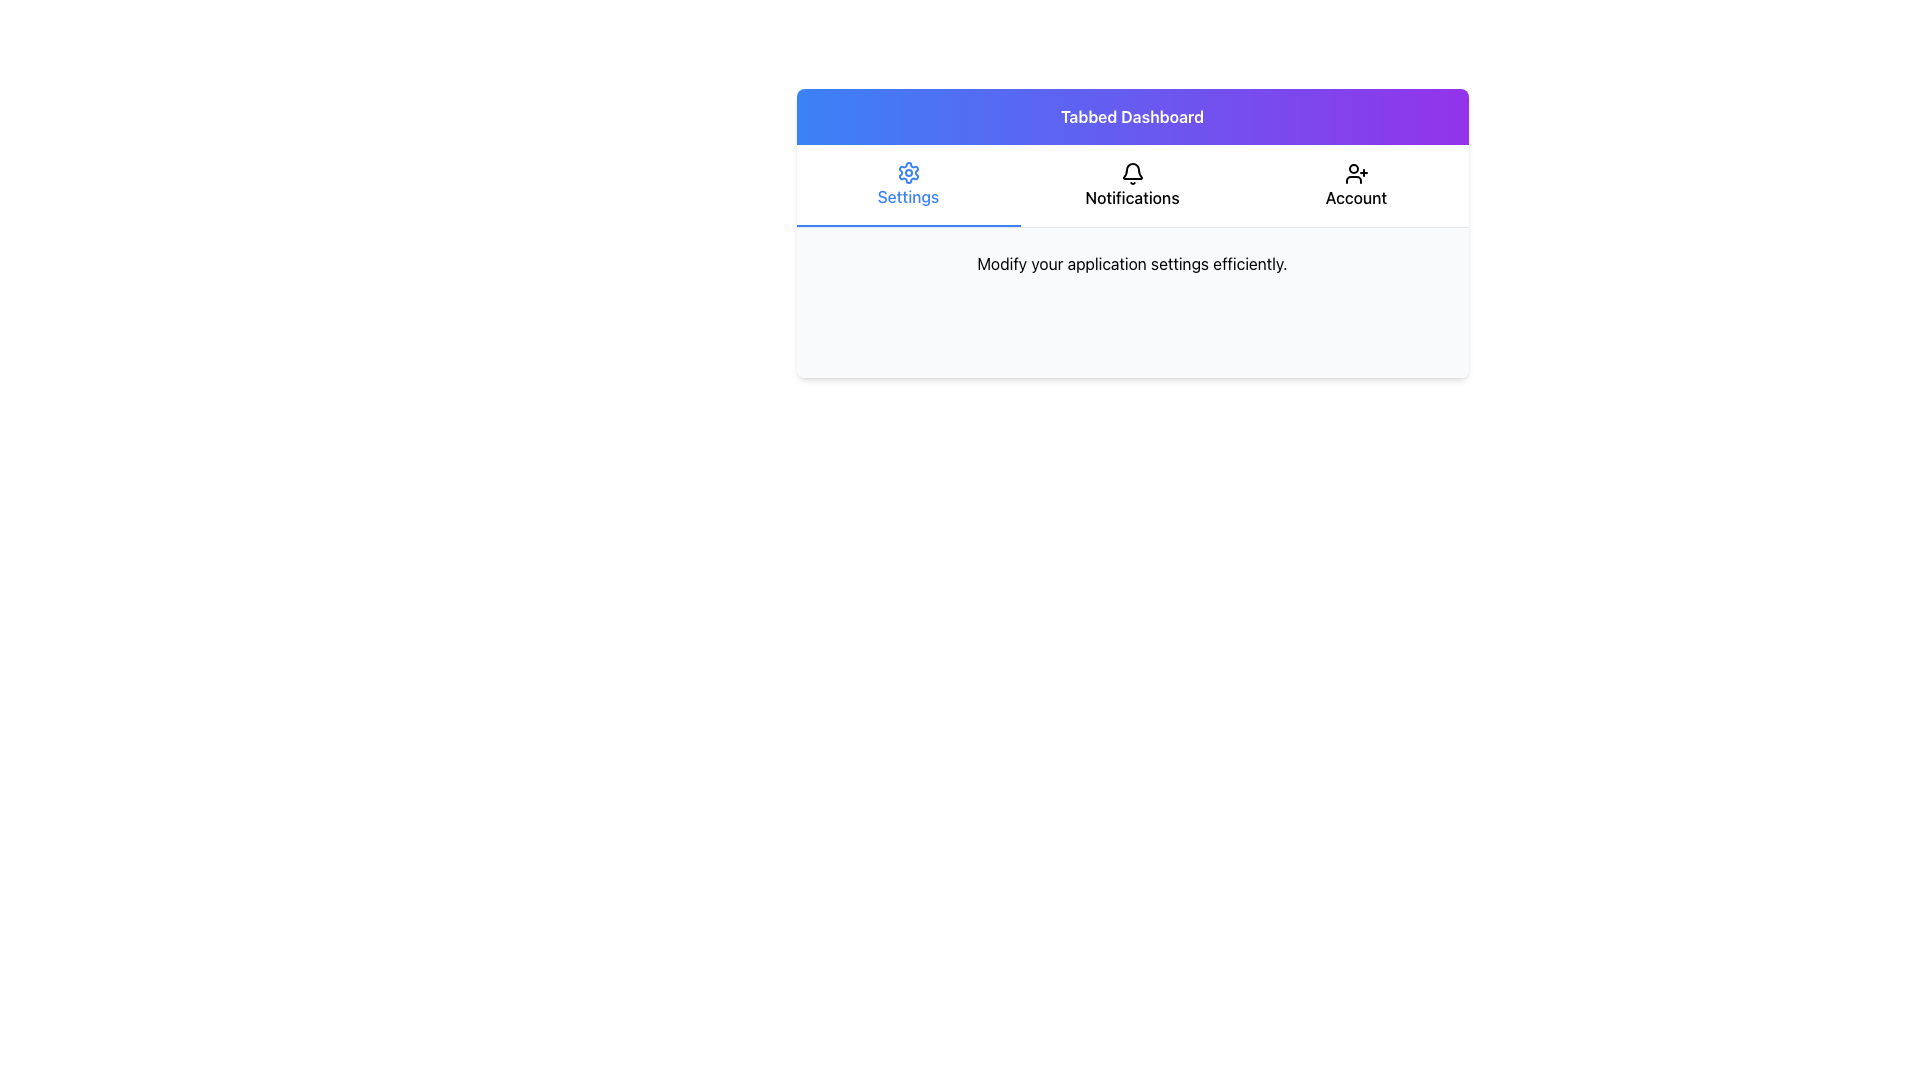  Describe the element at coordinates (907, 185) in the screenshot. I see `the settings tab in the header section of the dashboard` at that location.